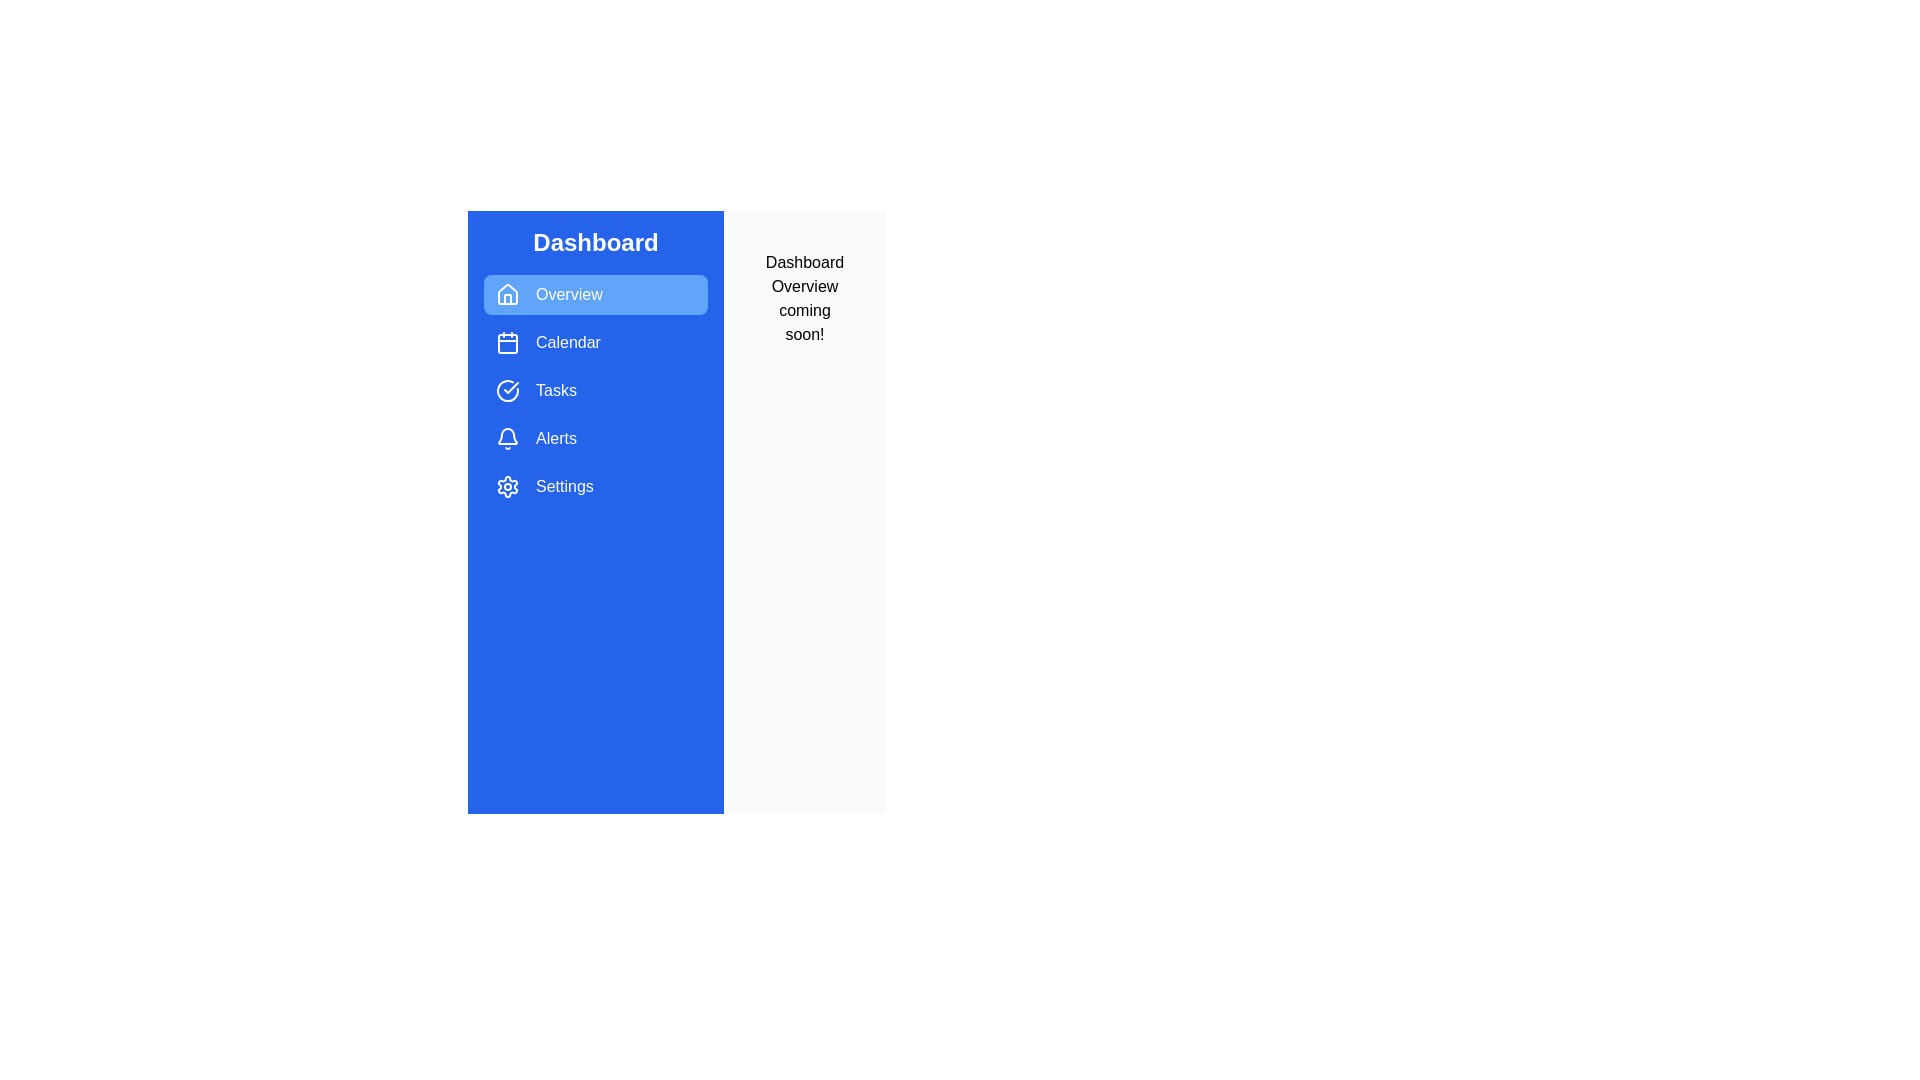 Image resolution: width=1920 pixels, height=1080 pixels. Describe the element at coordinates (508, 438) in the screenshot. I see `the minimalist bell icon located in the left sidebar menu next to the 'Alerts' label` at that location.